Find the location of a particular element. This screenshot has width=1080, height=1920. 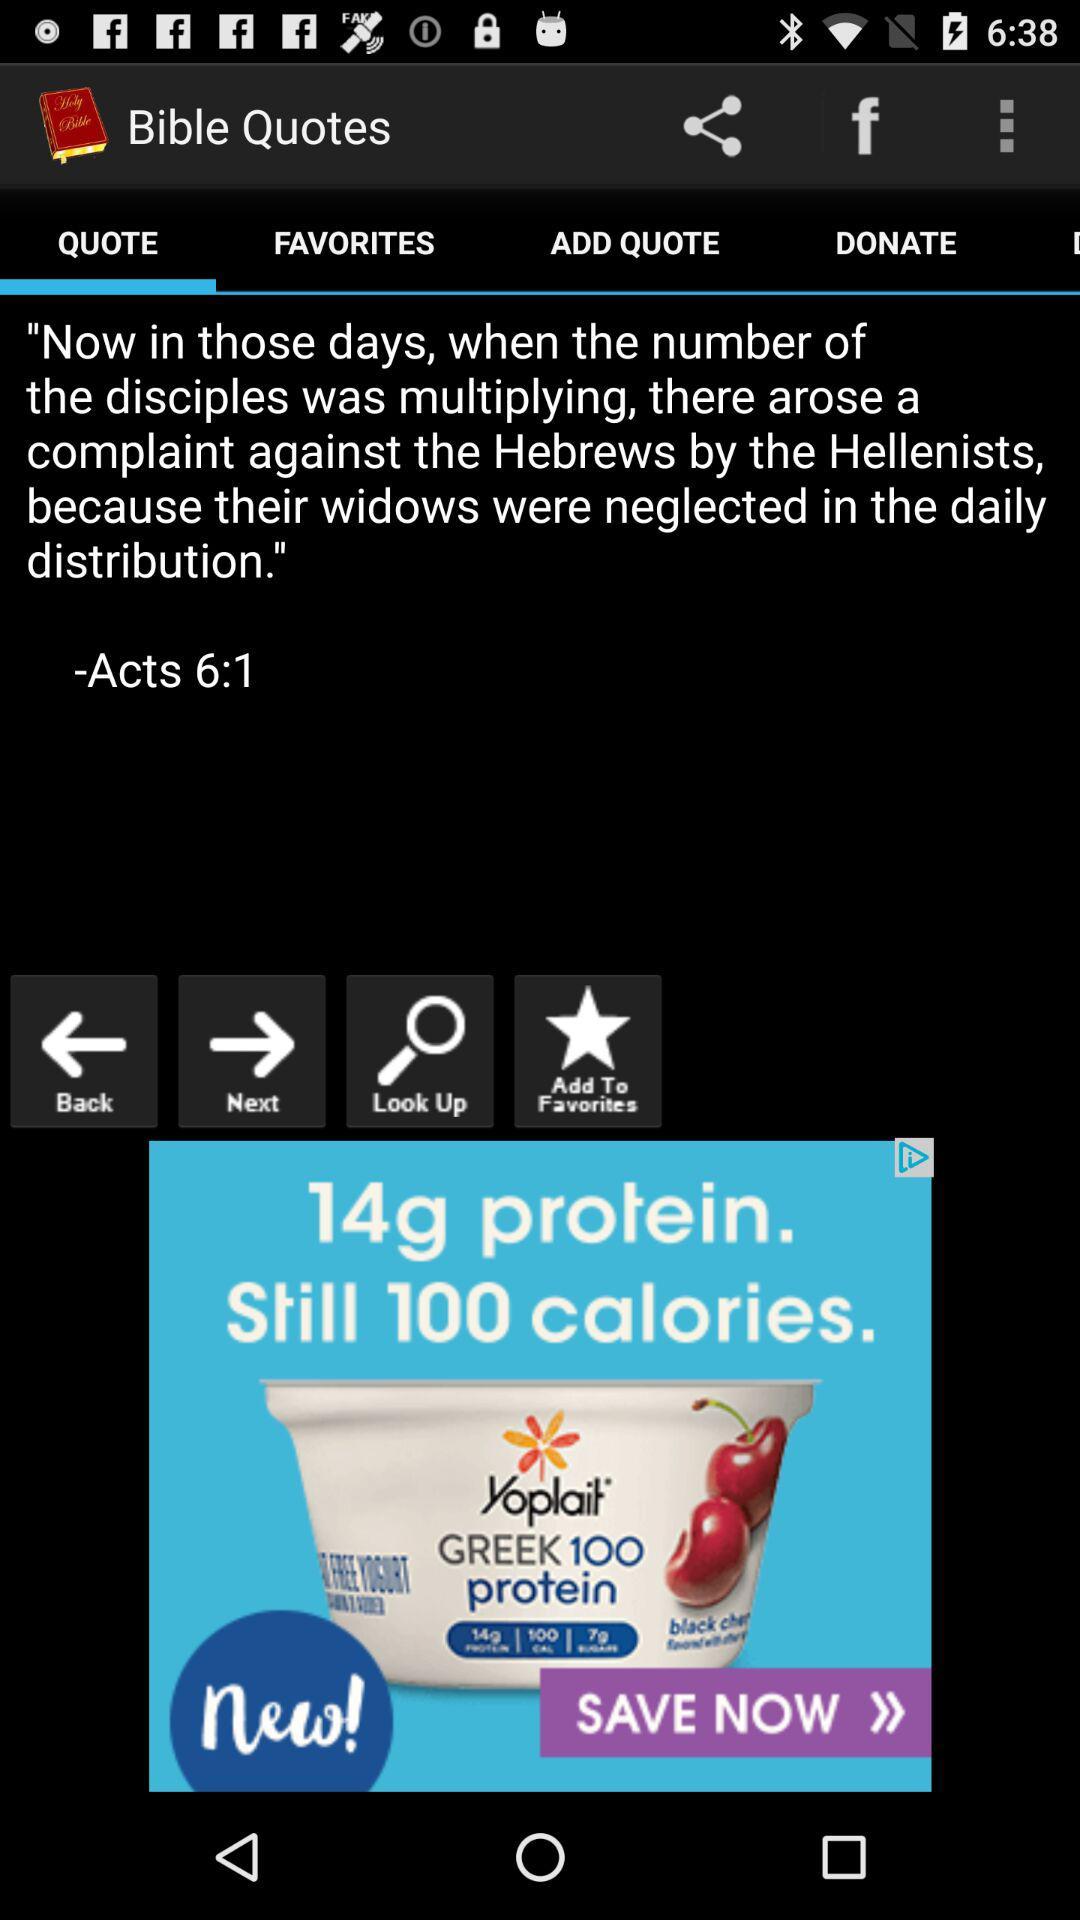

to favorites is located at coordinates (586, 1050).